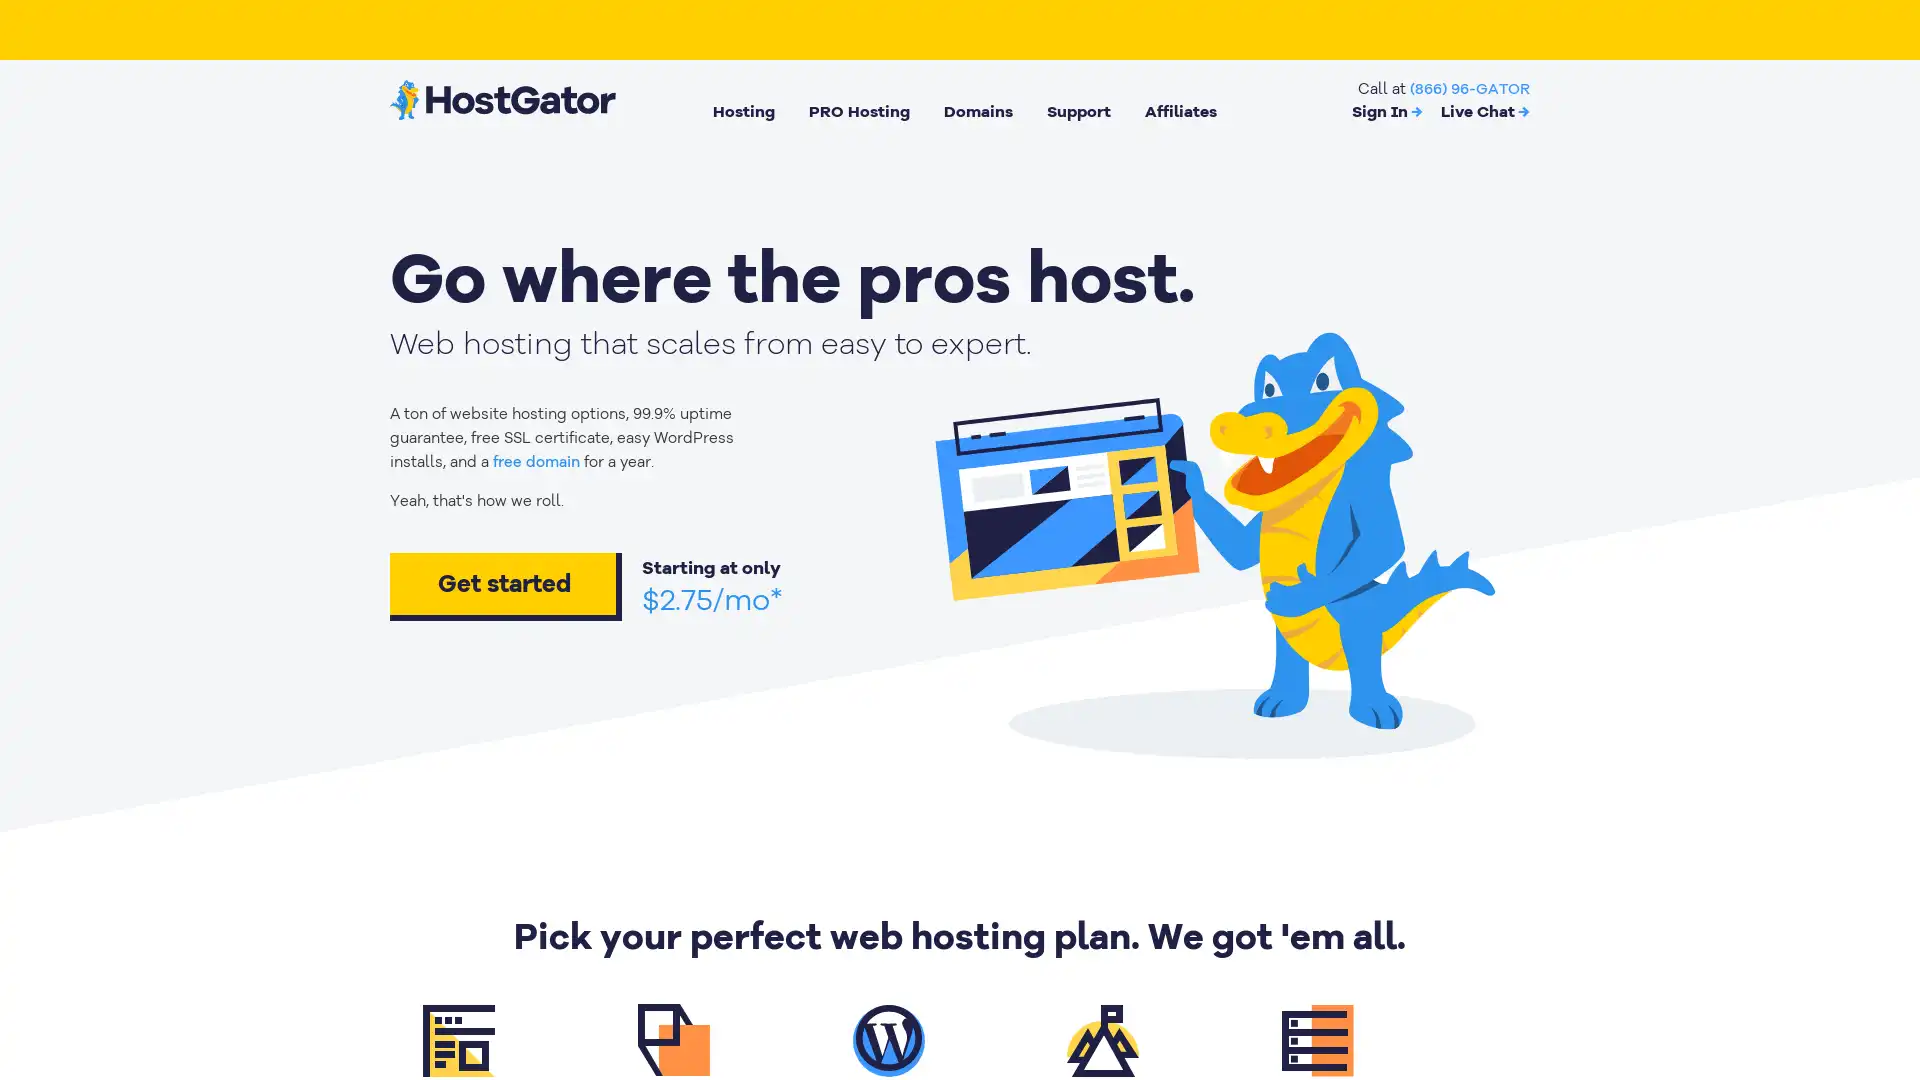 Image resolution: width=1920 pixels, height=1080 pixels. I want to click on (866) 96-GATOR, so click(1469, 87).